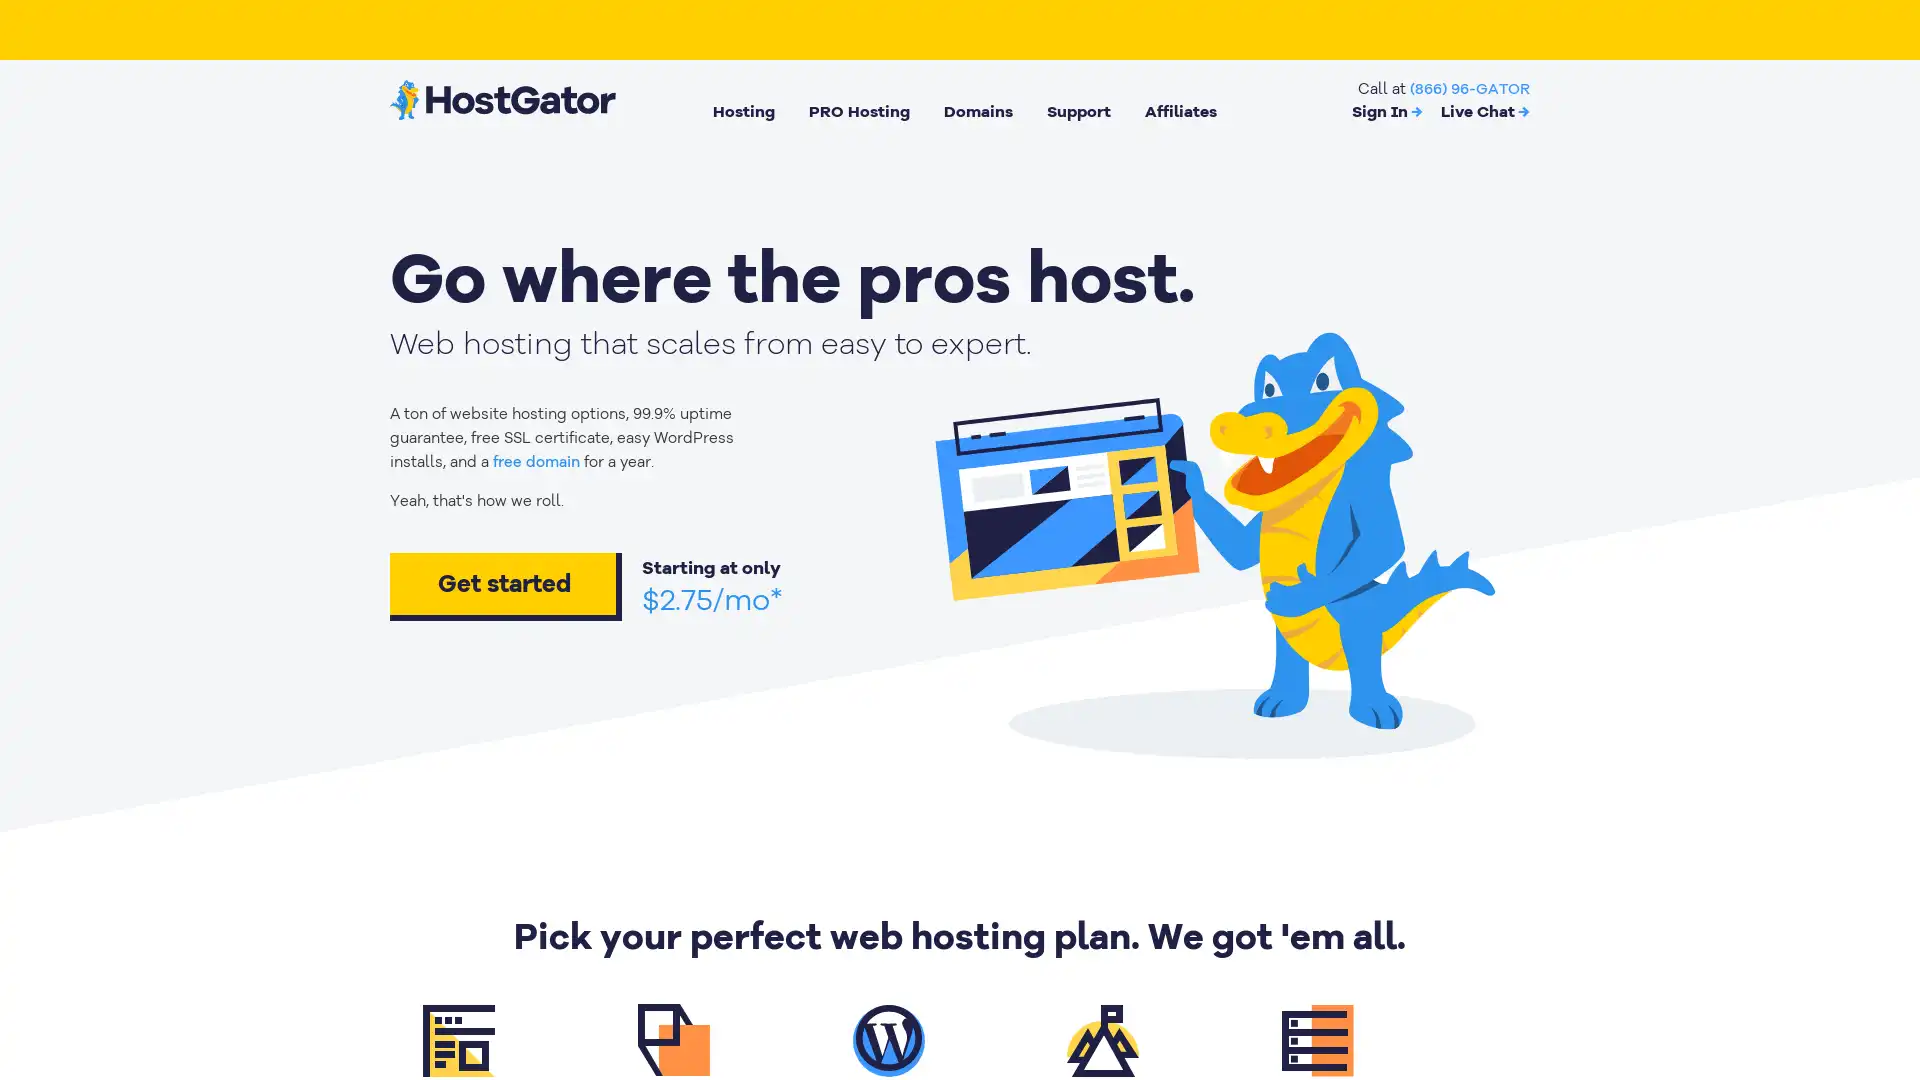 Image resolution: width=1920 pixels, height=1080 pixels. I want to click on (866) 96-GATOR, so click(1469, 87).